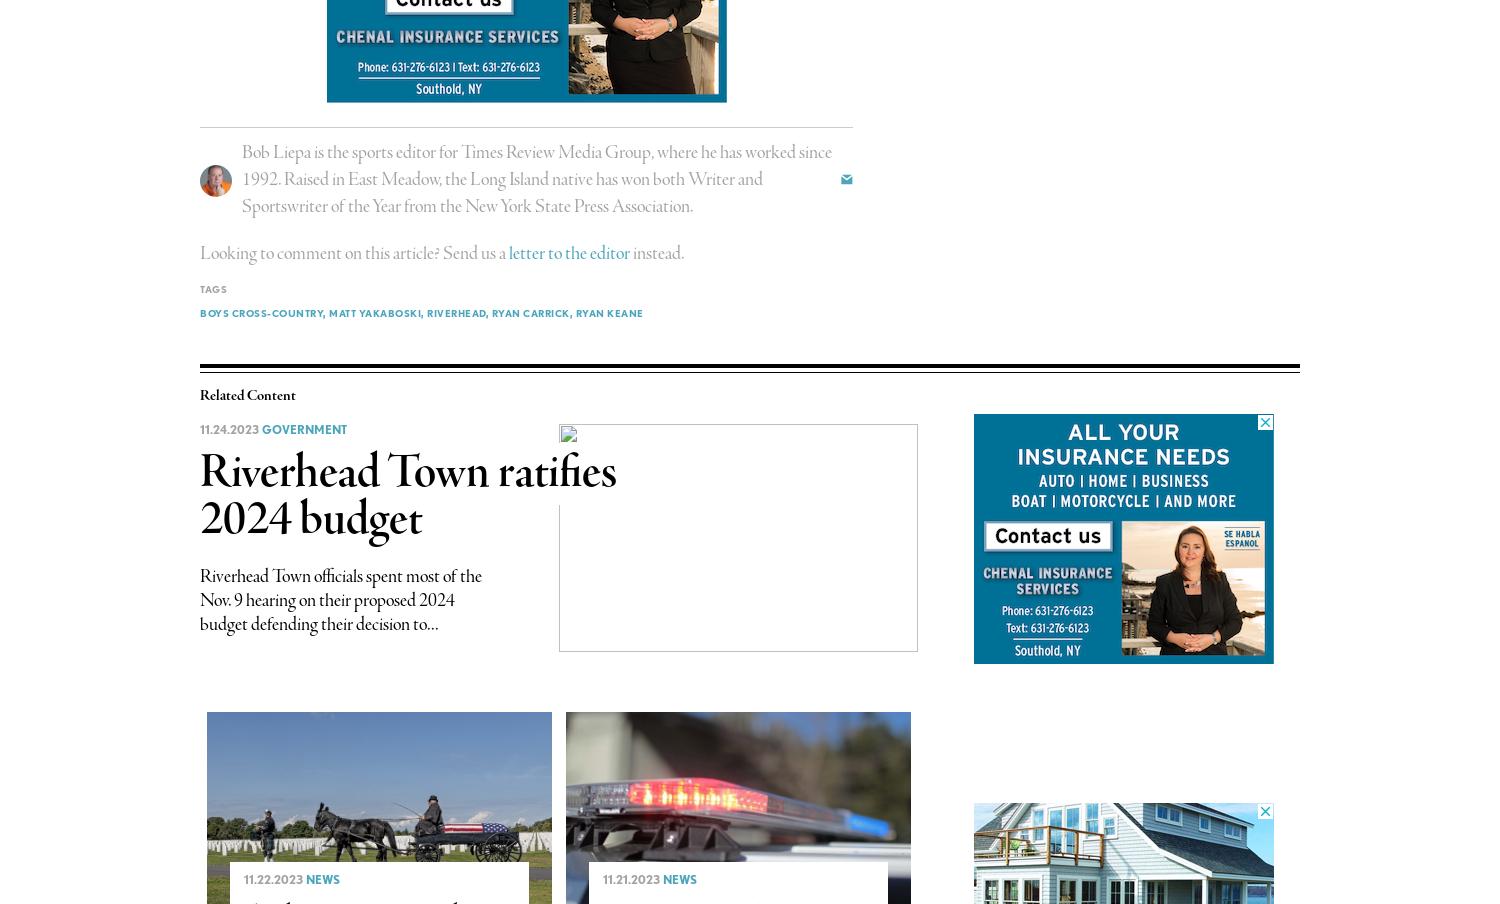  I want to click on '11.22.2023', so click(242, 879).